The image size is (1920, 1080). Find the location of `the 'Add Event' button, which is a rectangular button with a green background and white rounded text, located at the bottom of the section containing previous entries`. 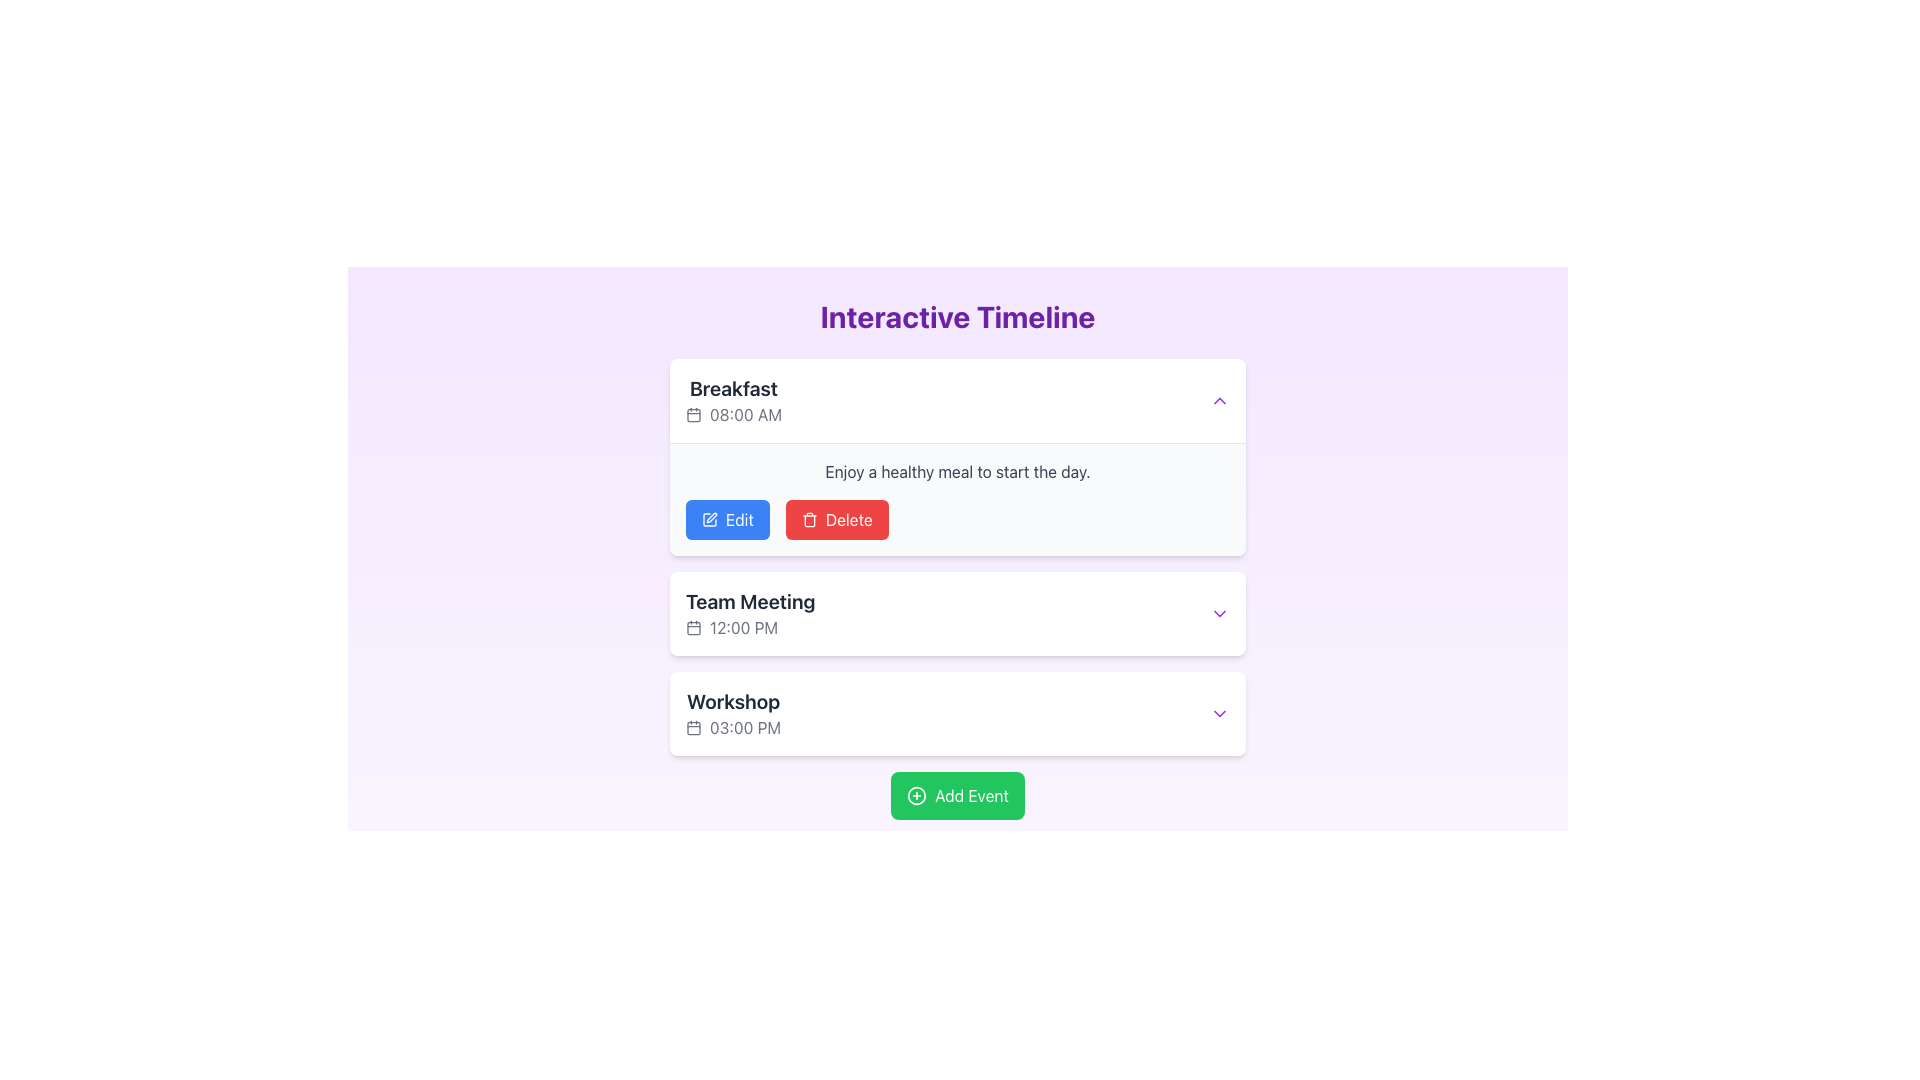

the 'Add Event' button, which is a rectangular button with a green background and white rounded text, located at the bottom of the section containing previous entries is located at coordinates (957, 794).